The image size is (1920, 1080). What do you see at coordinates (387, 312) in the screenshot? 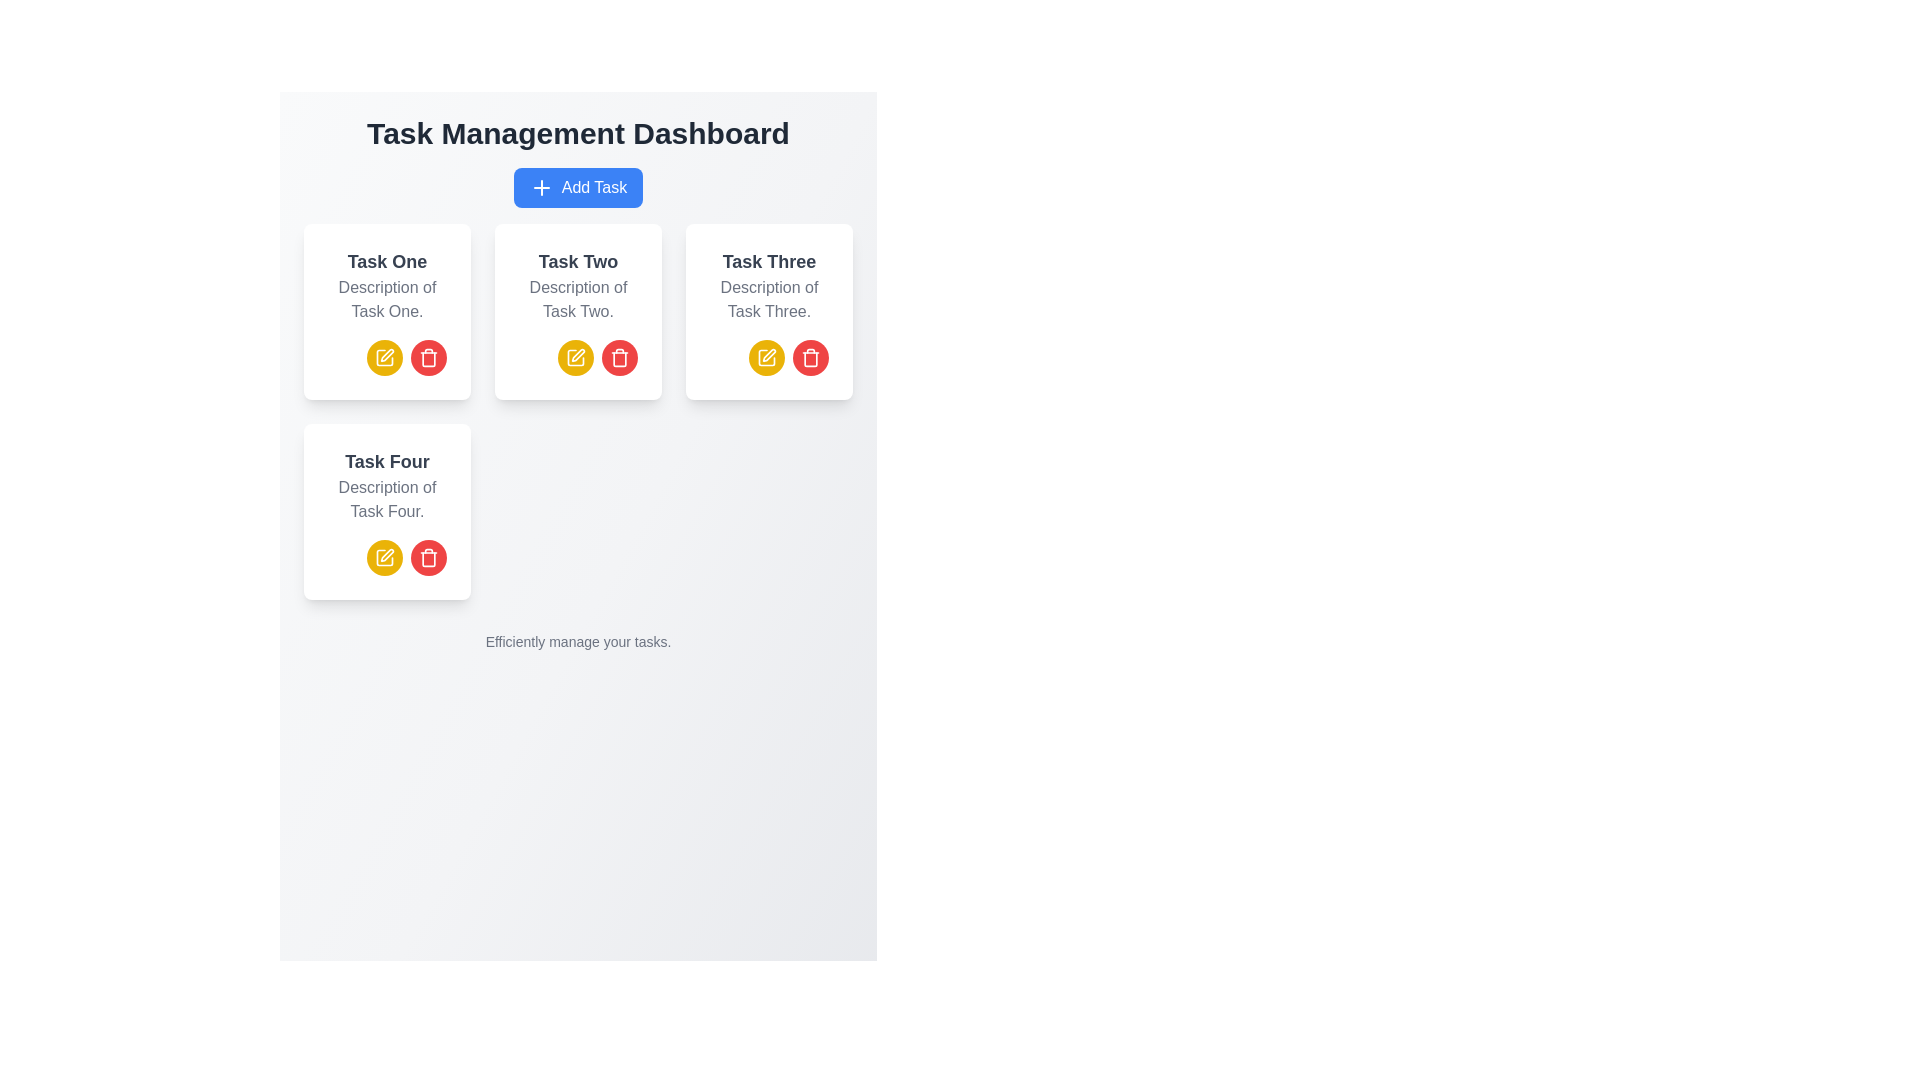
I see `the yellow edit button on the task card titled 'Task One', which is located at the top-left corner of the layout` at bounding box center [387, 312].